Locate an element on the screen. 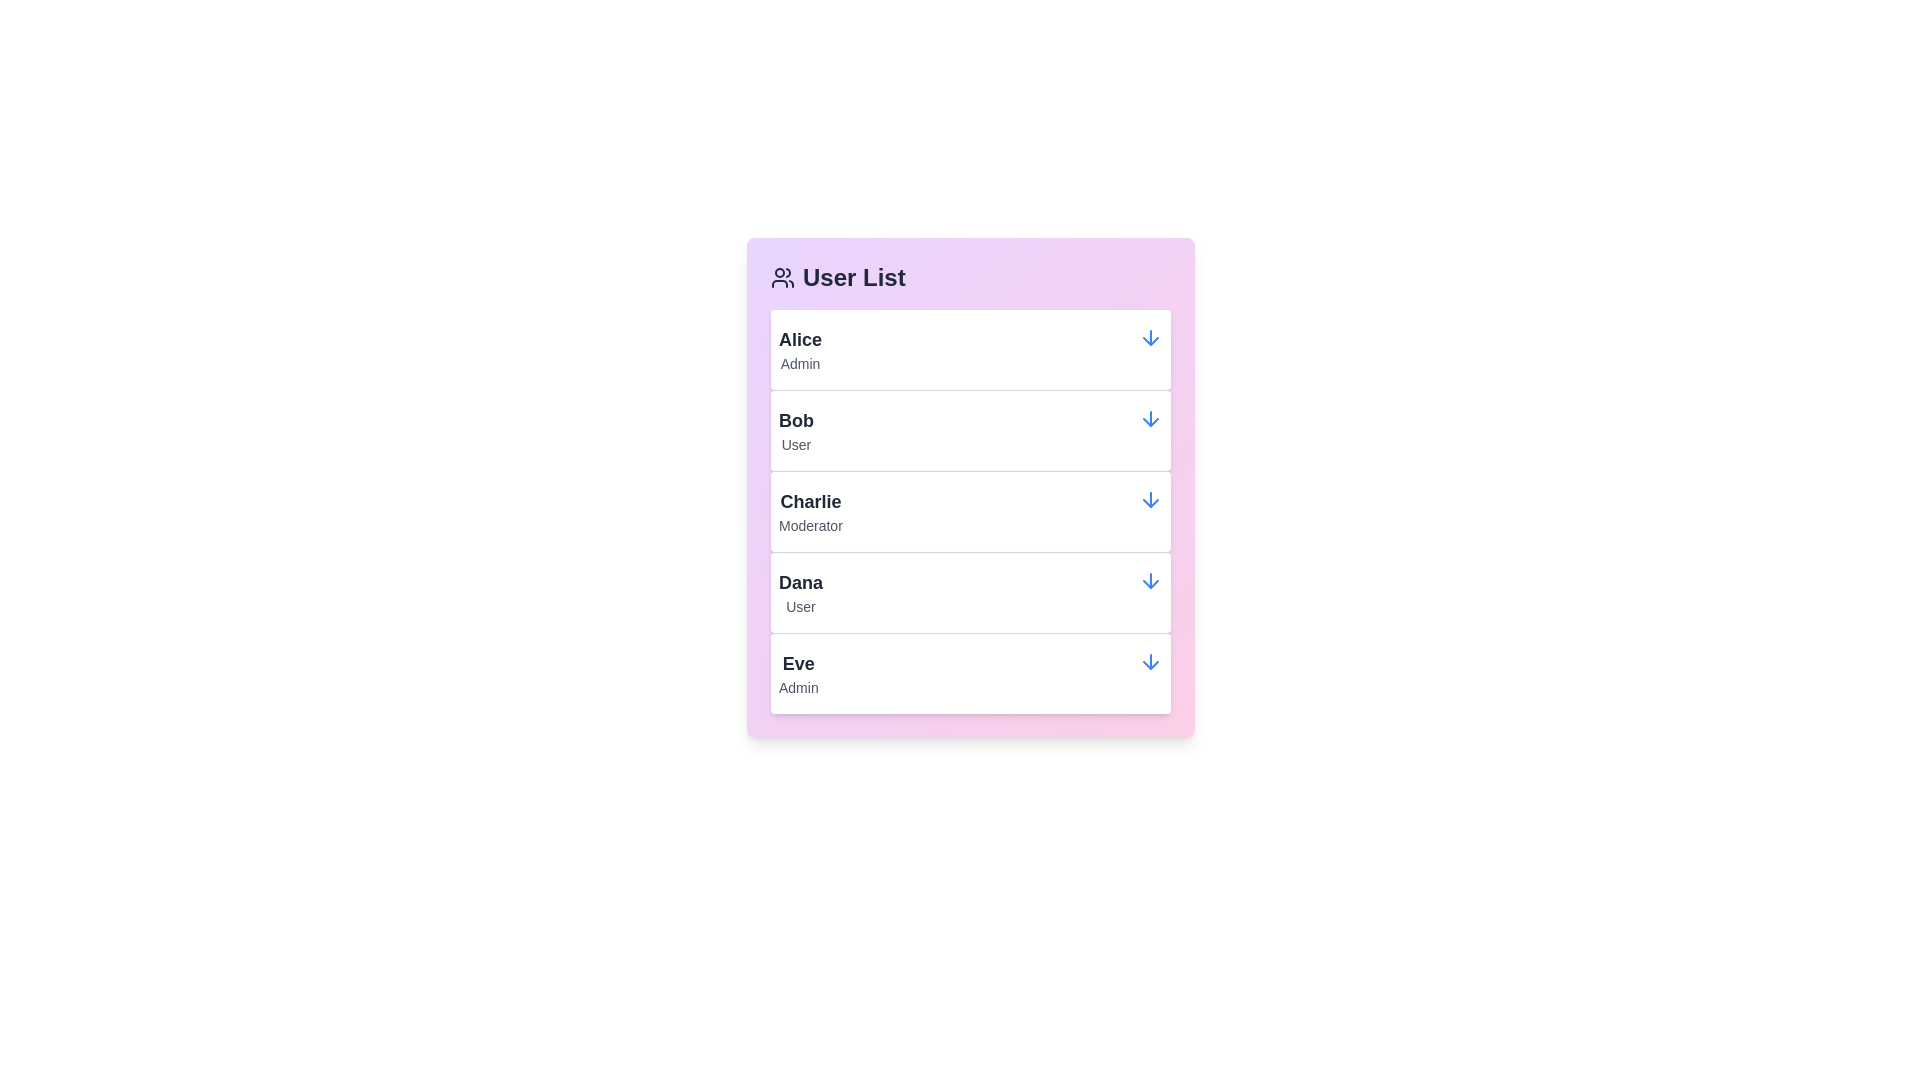 The height and width of the screenshot is (1080, 1920). the user list item corresponding to Eve is located at coordinates (970, 672).